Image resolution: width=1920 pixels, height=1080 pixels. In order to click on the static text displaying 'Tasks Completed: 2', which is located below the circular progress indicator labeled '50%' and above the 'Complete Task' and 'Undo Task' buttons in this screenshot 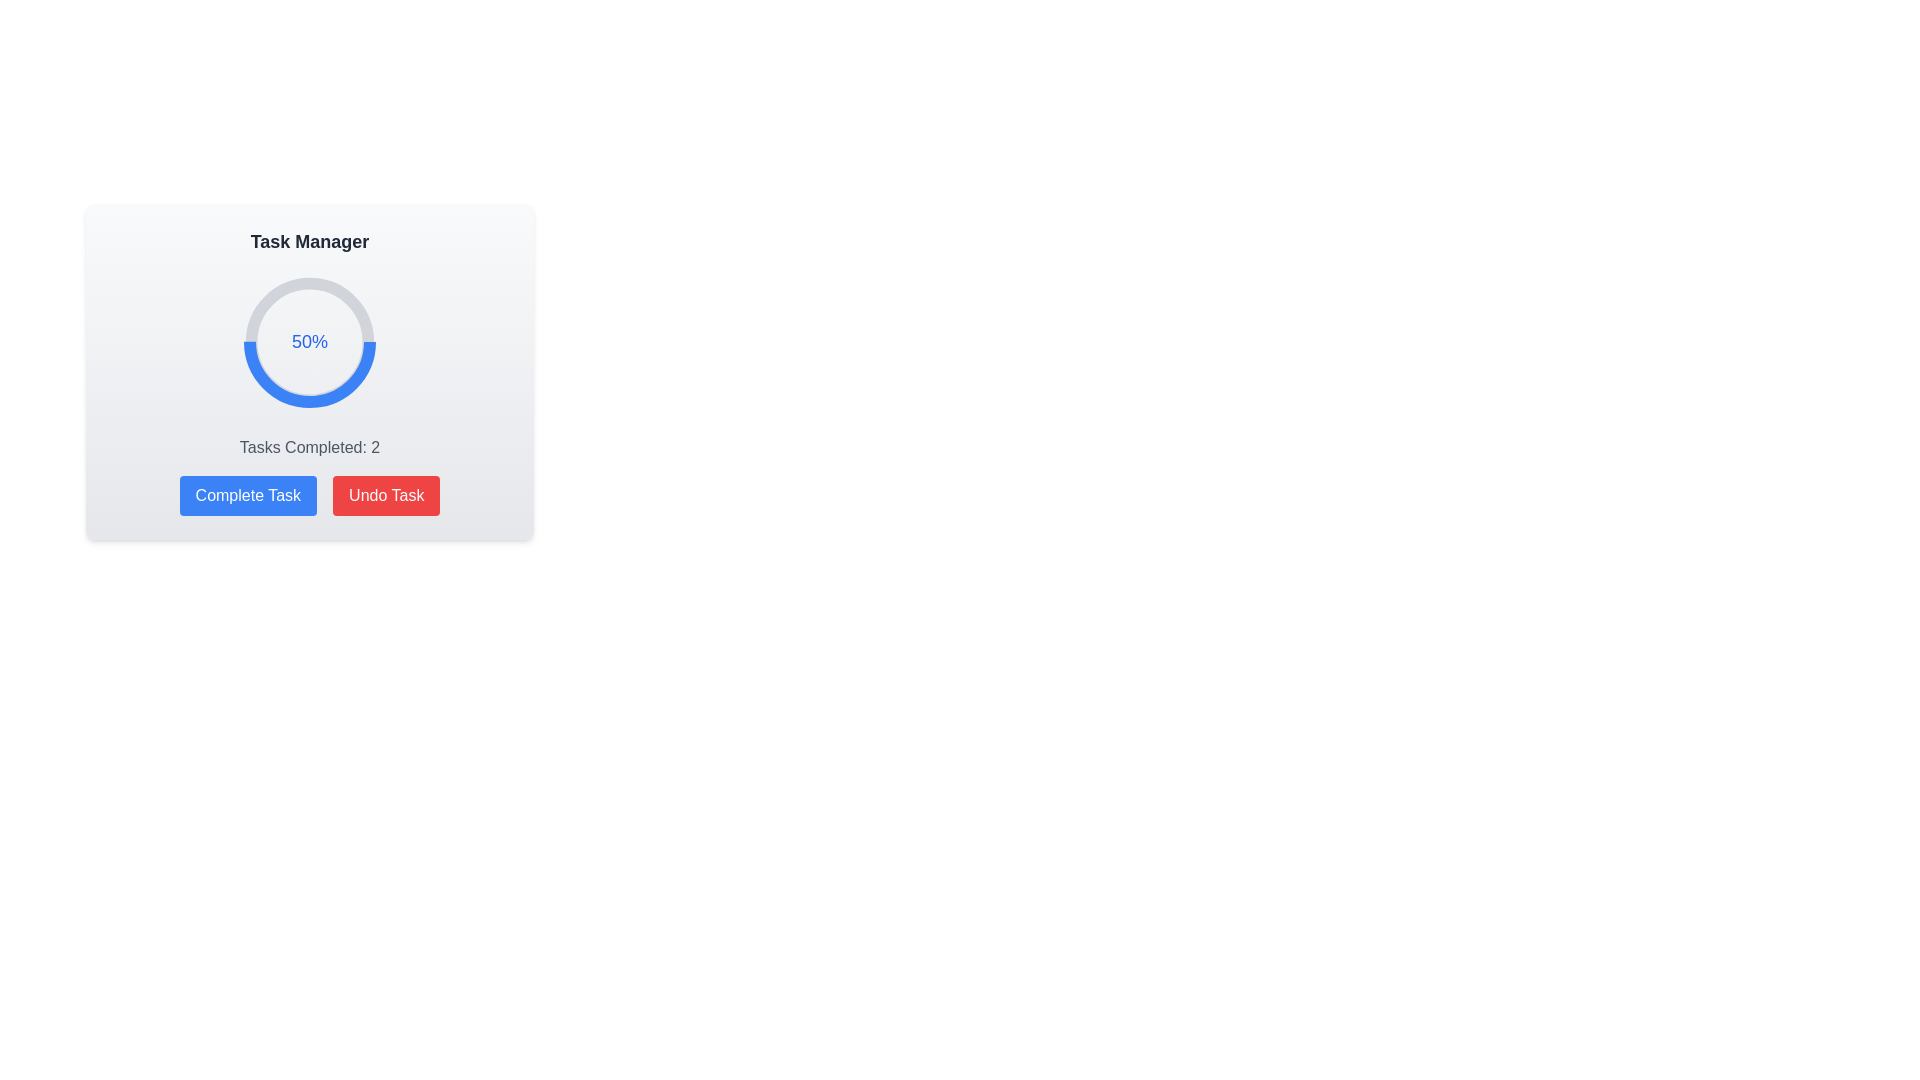, I will do `click(309, 446)`.